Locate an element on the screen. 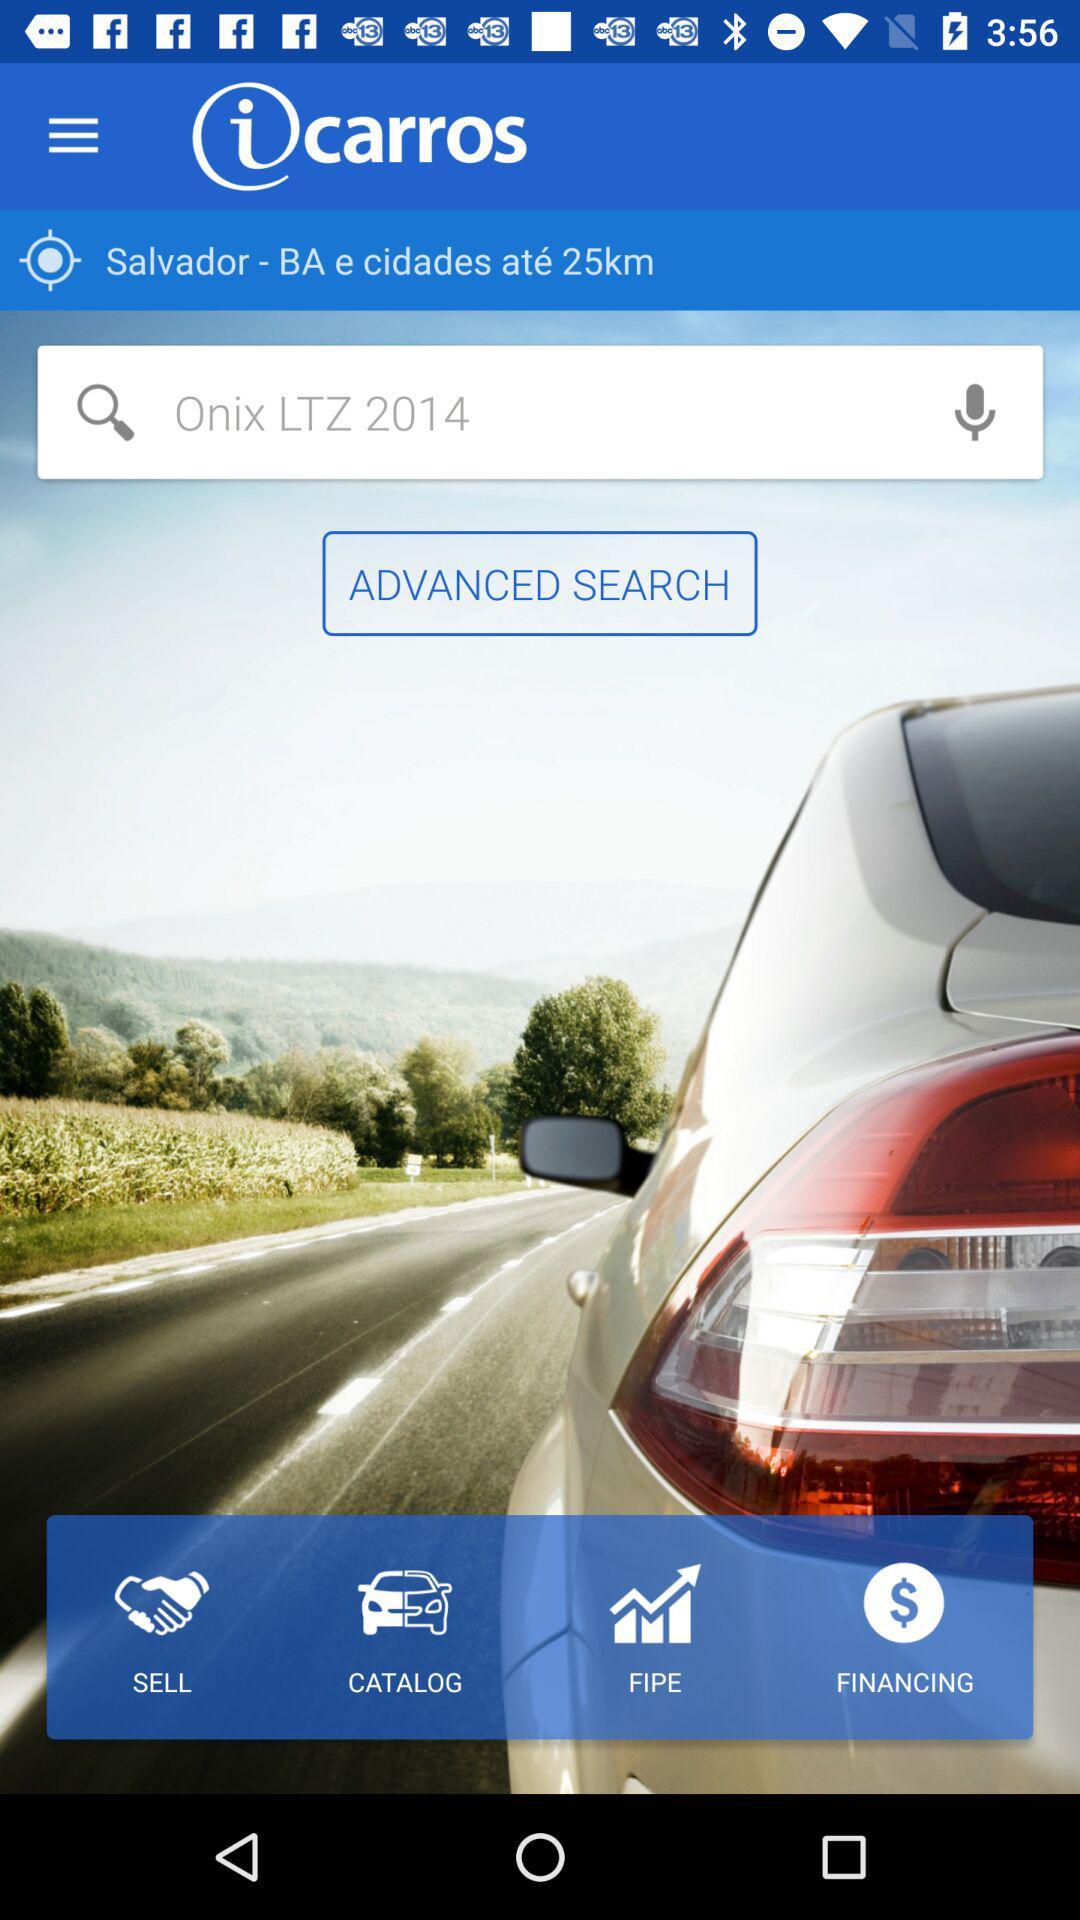  icon to the left of catalog is located at coordinates (161, 1627).